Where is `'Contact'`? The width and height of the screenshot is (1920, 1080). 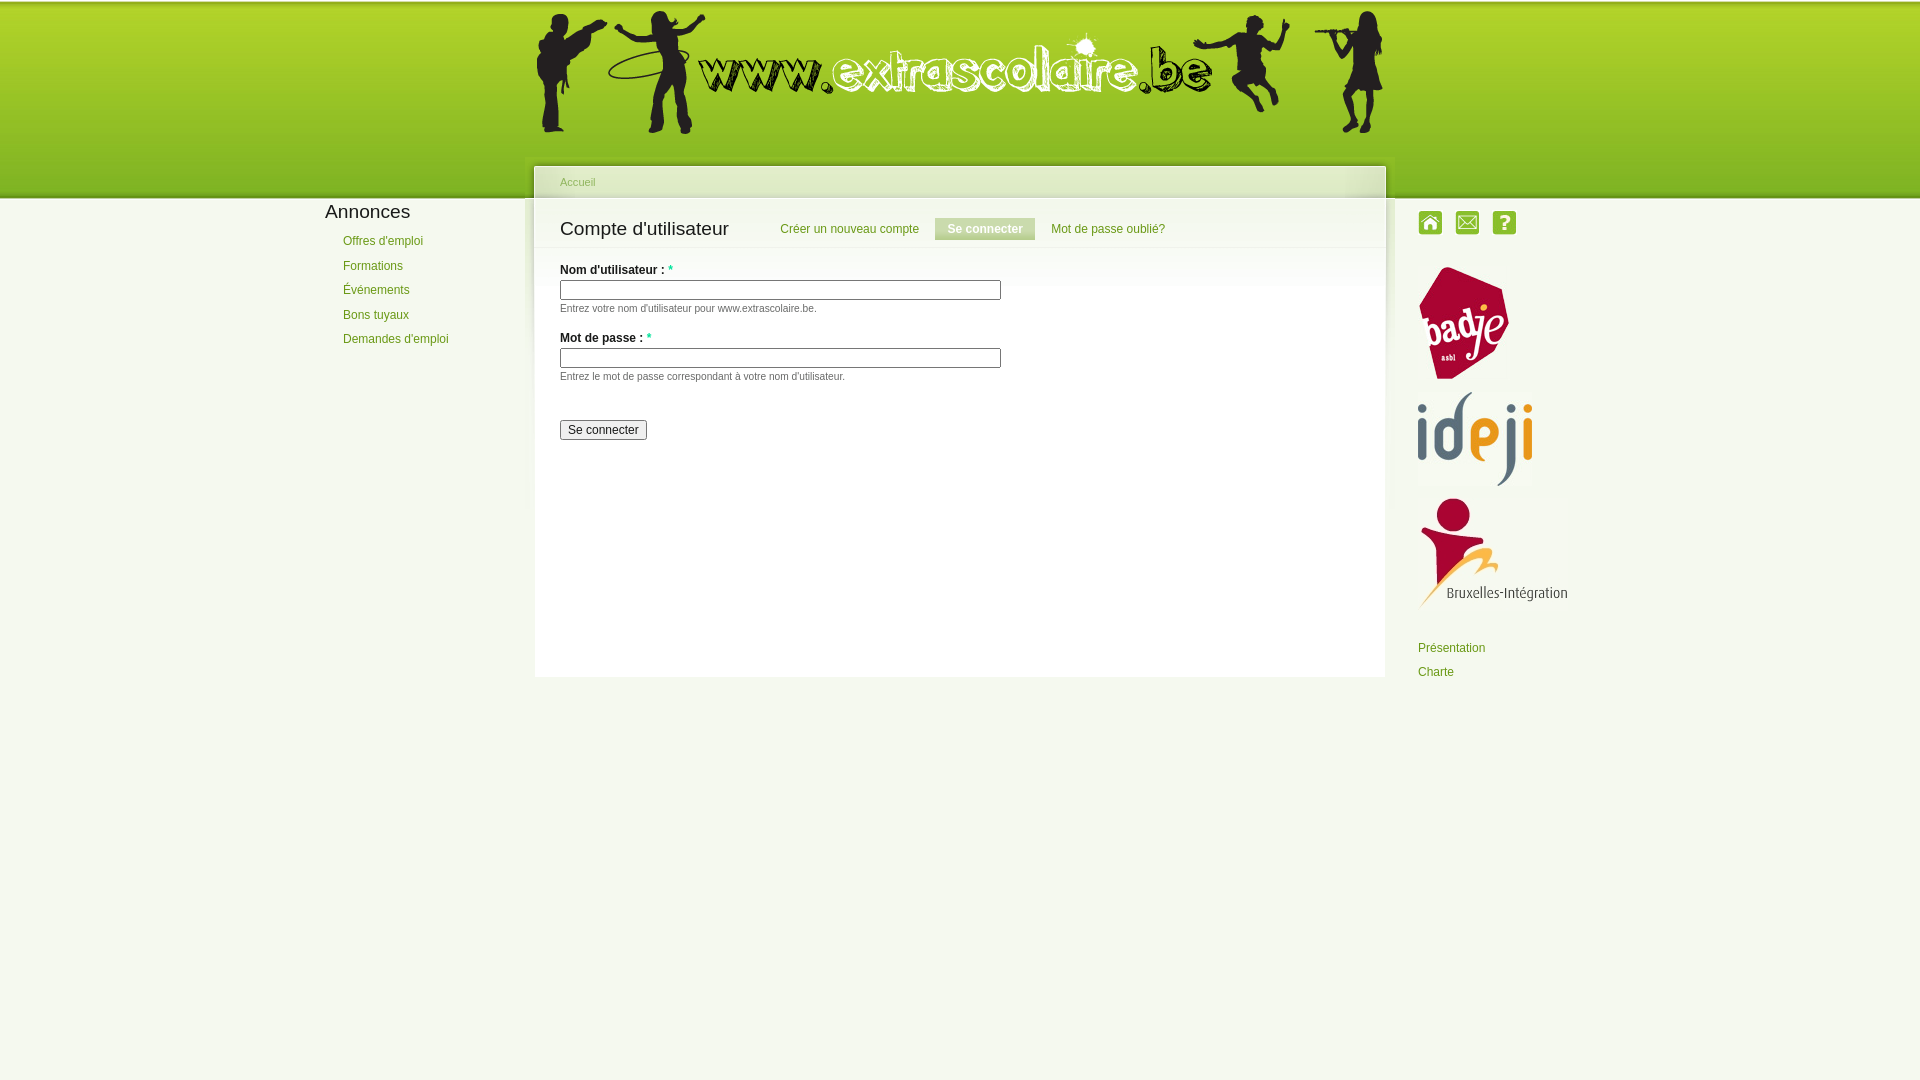
'Contact' is located at coordinates (1467, 222).